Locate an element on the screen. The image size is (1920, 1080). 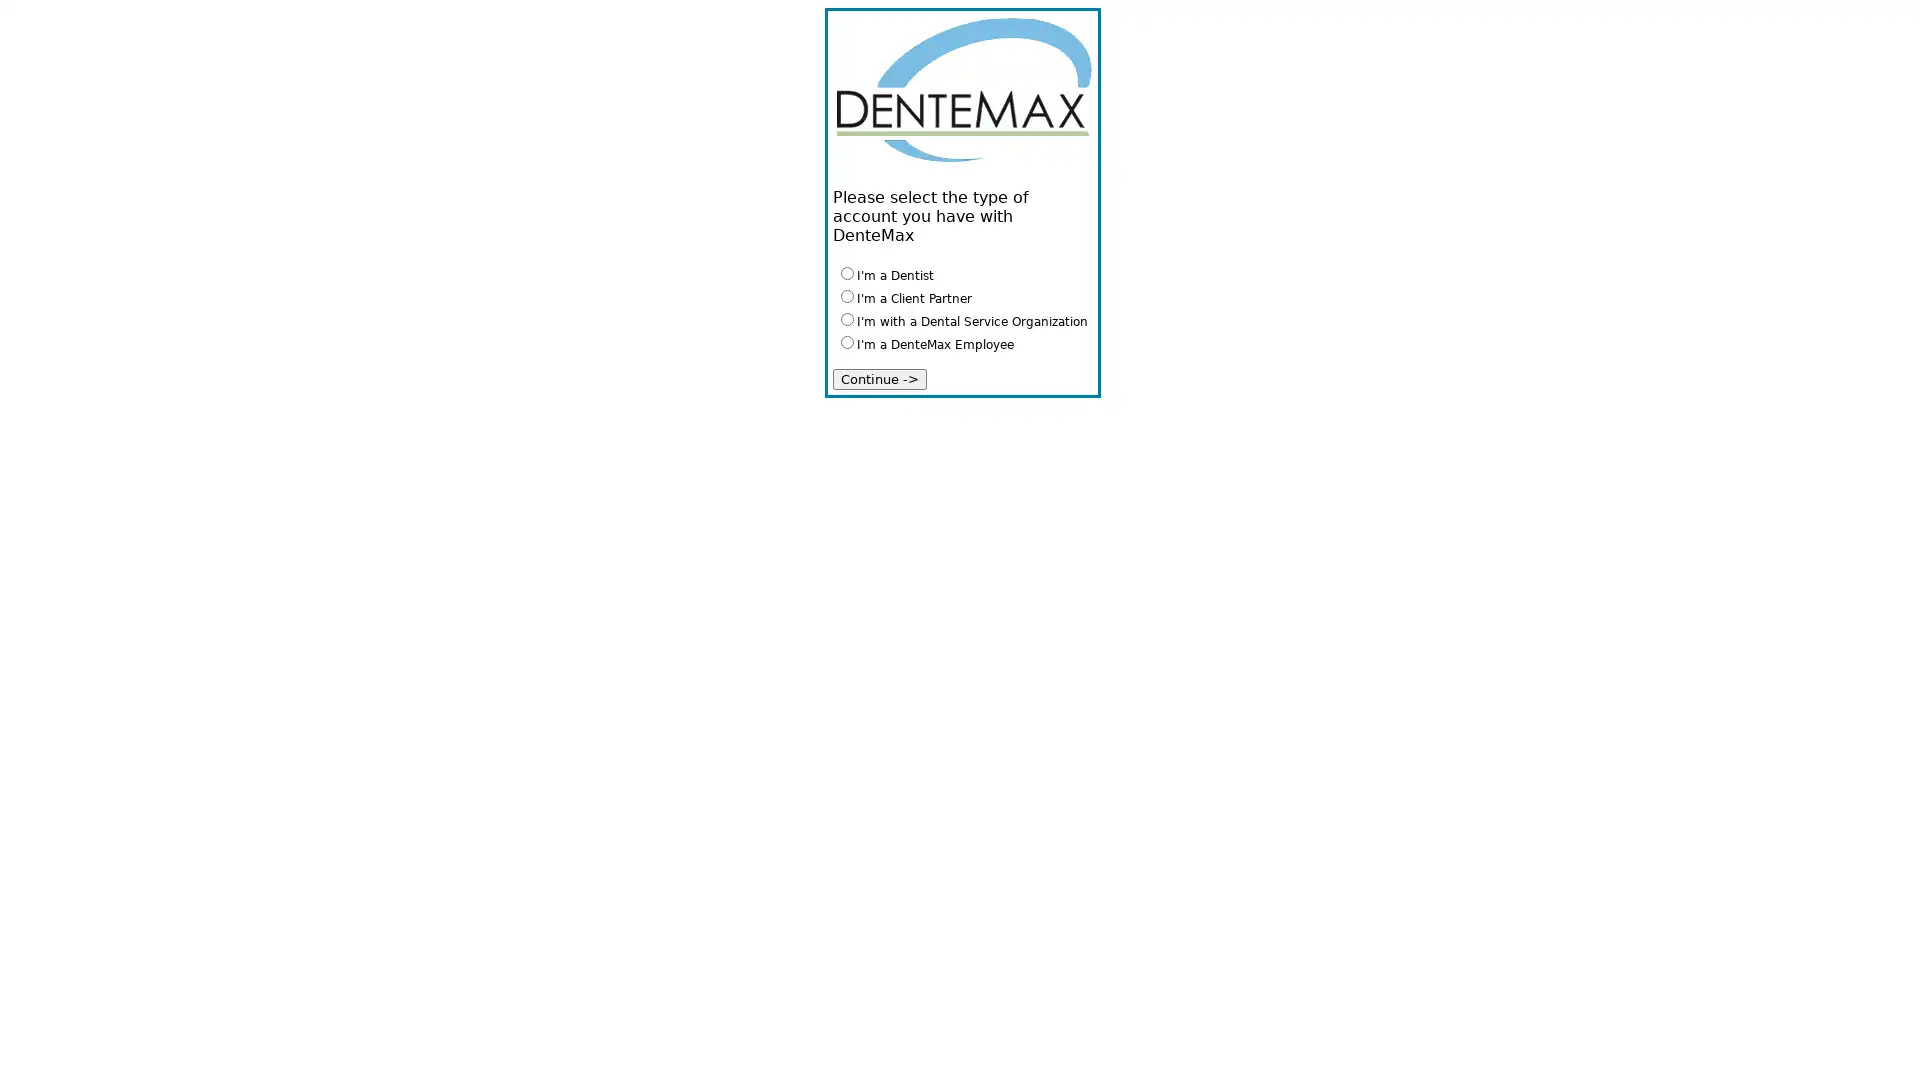
Continue -> is located at coordinates (879, 379).